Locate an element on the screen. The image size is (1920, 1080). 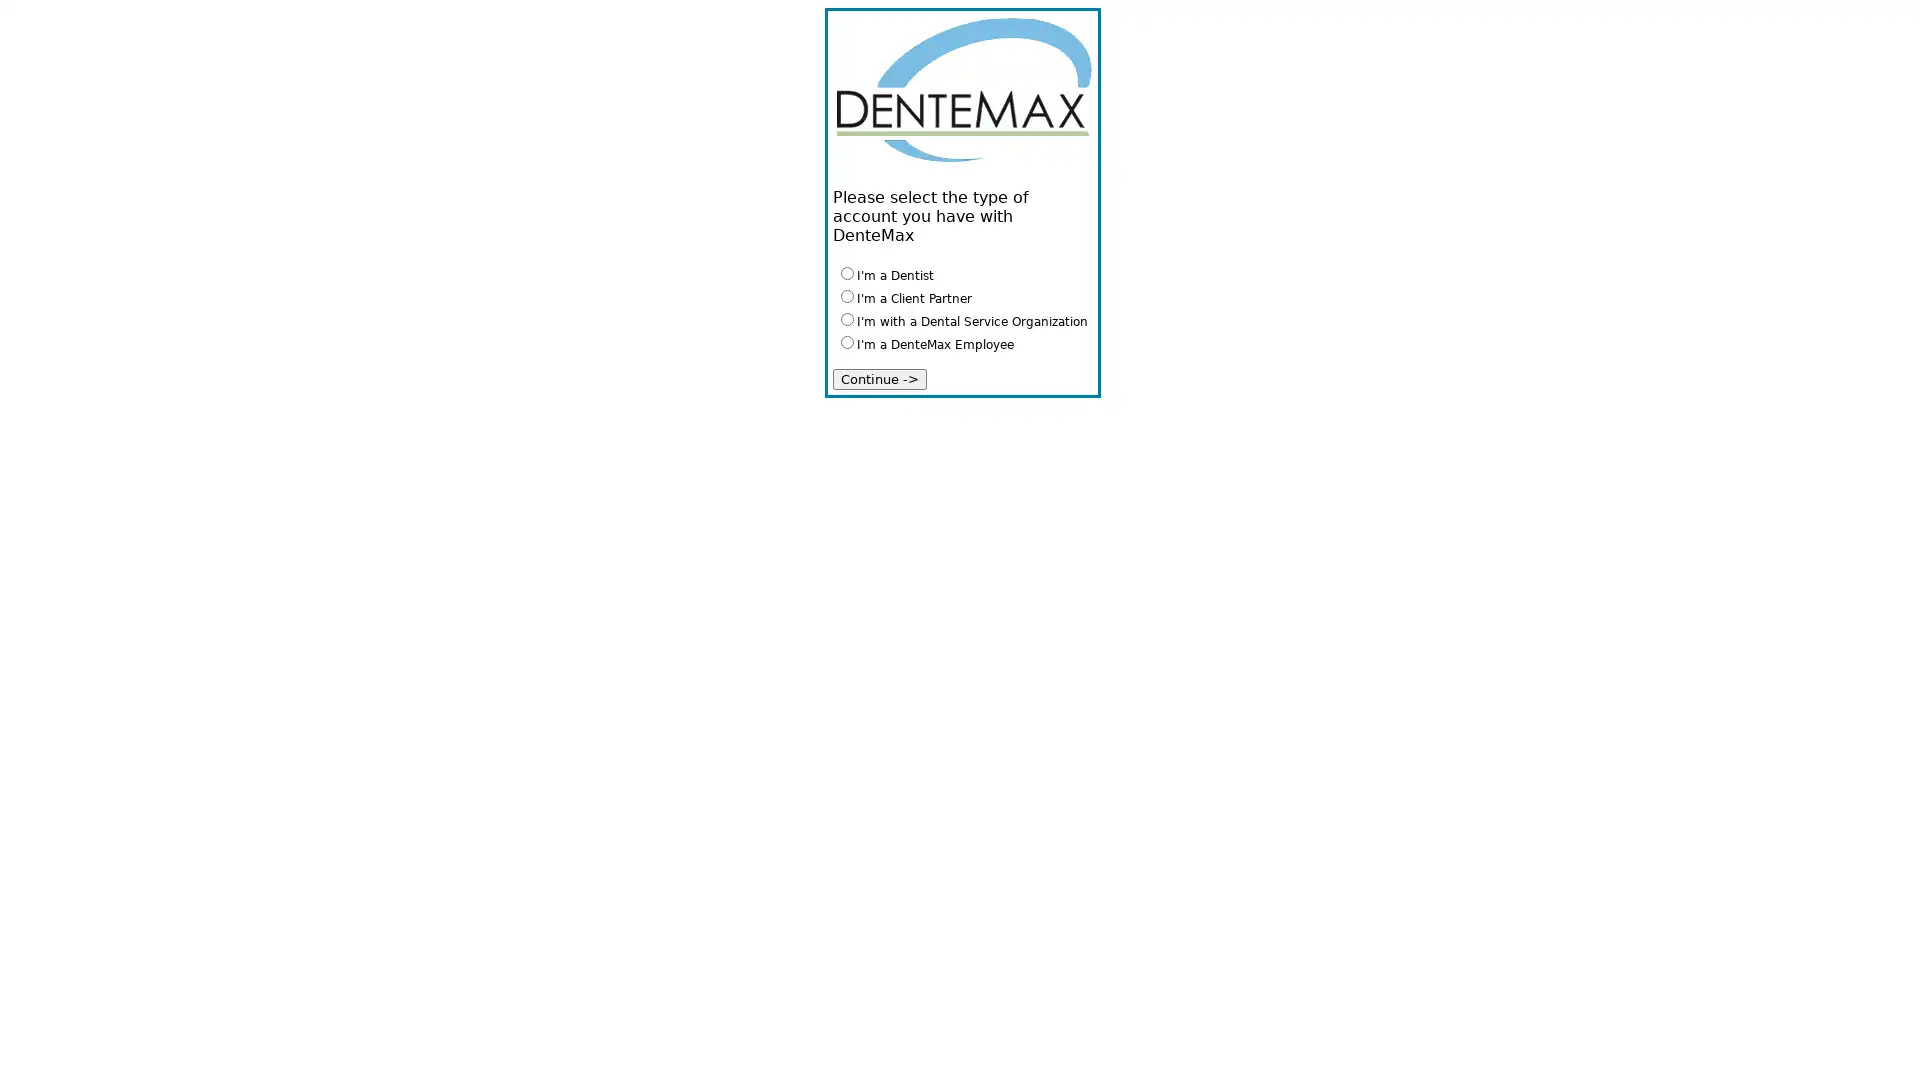
Continue -> is located at coordinates (879, 379).